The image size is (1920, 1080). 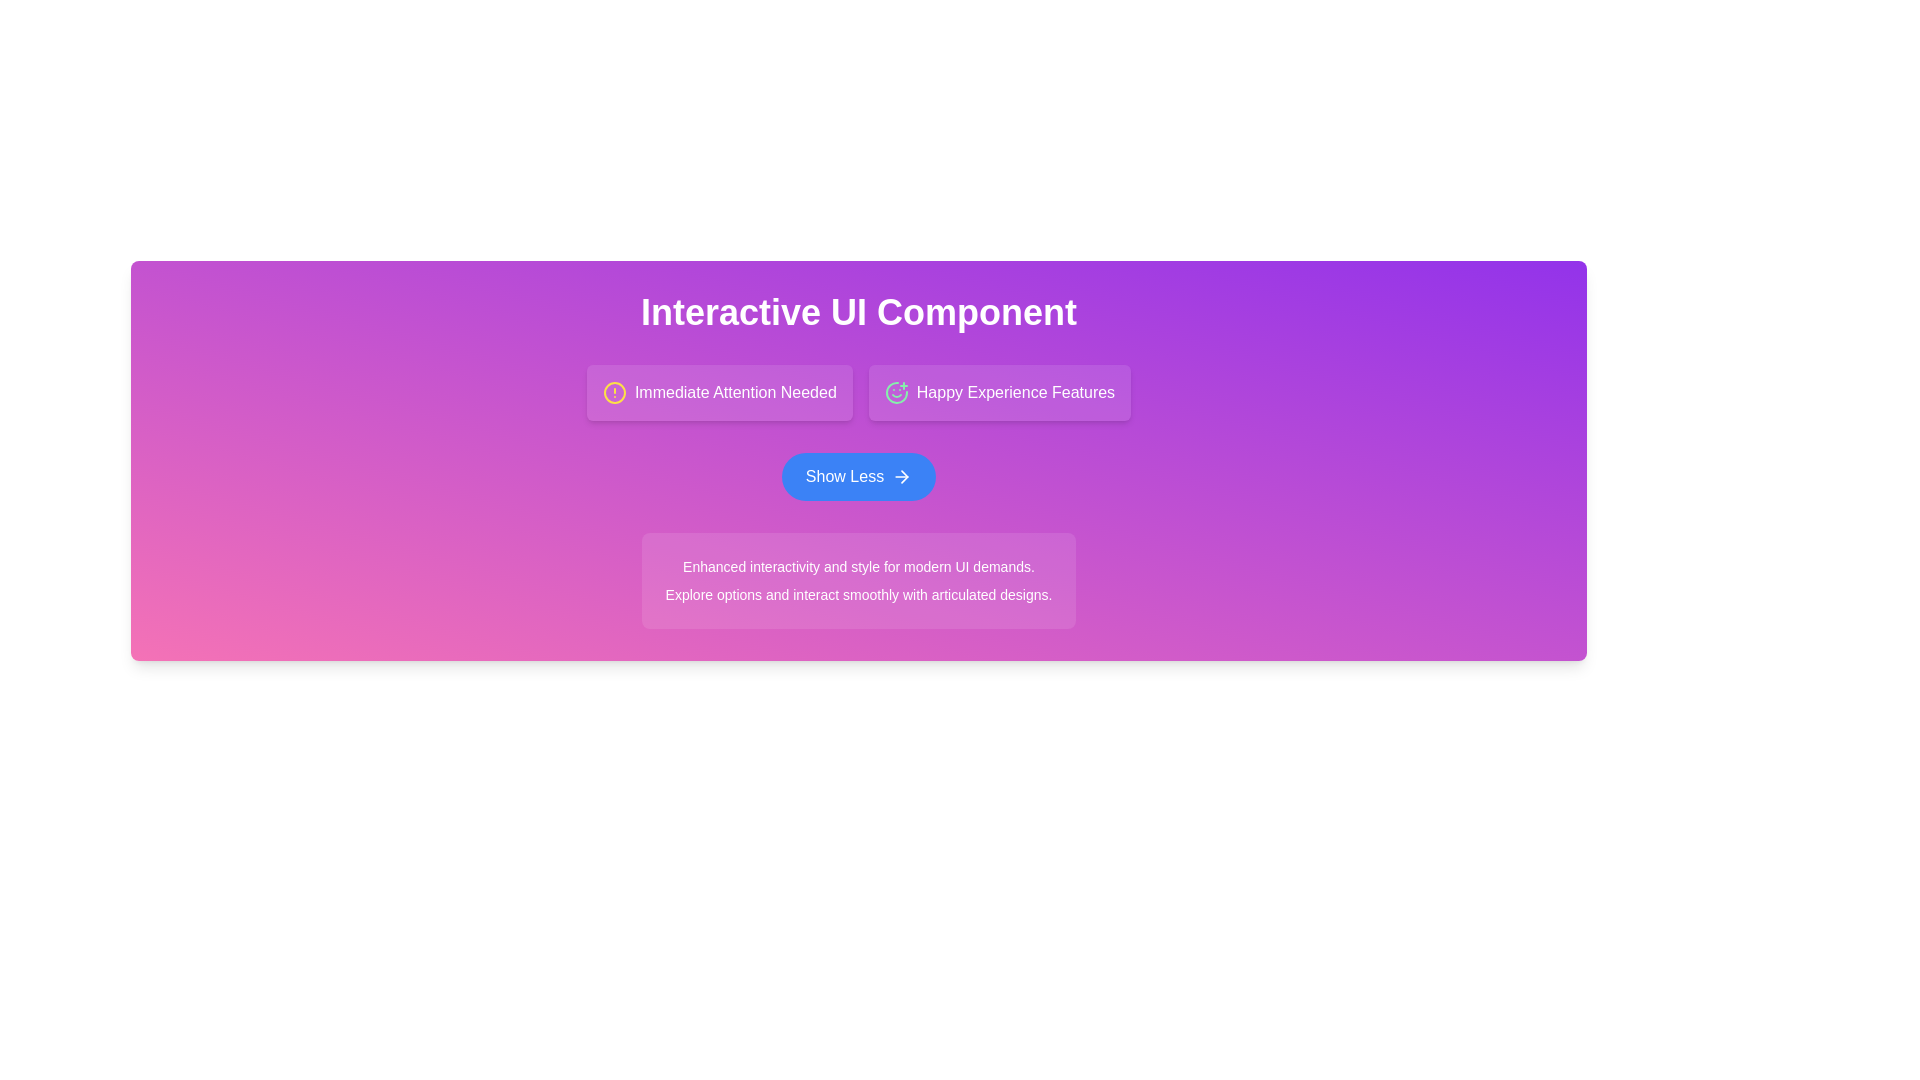 I want to click on the static text label displaying 'Happy Experience Features', which is styled in white text and located below the heading 'Interactive UI Component', so click(x=1015, y=393).